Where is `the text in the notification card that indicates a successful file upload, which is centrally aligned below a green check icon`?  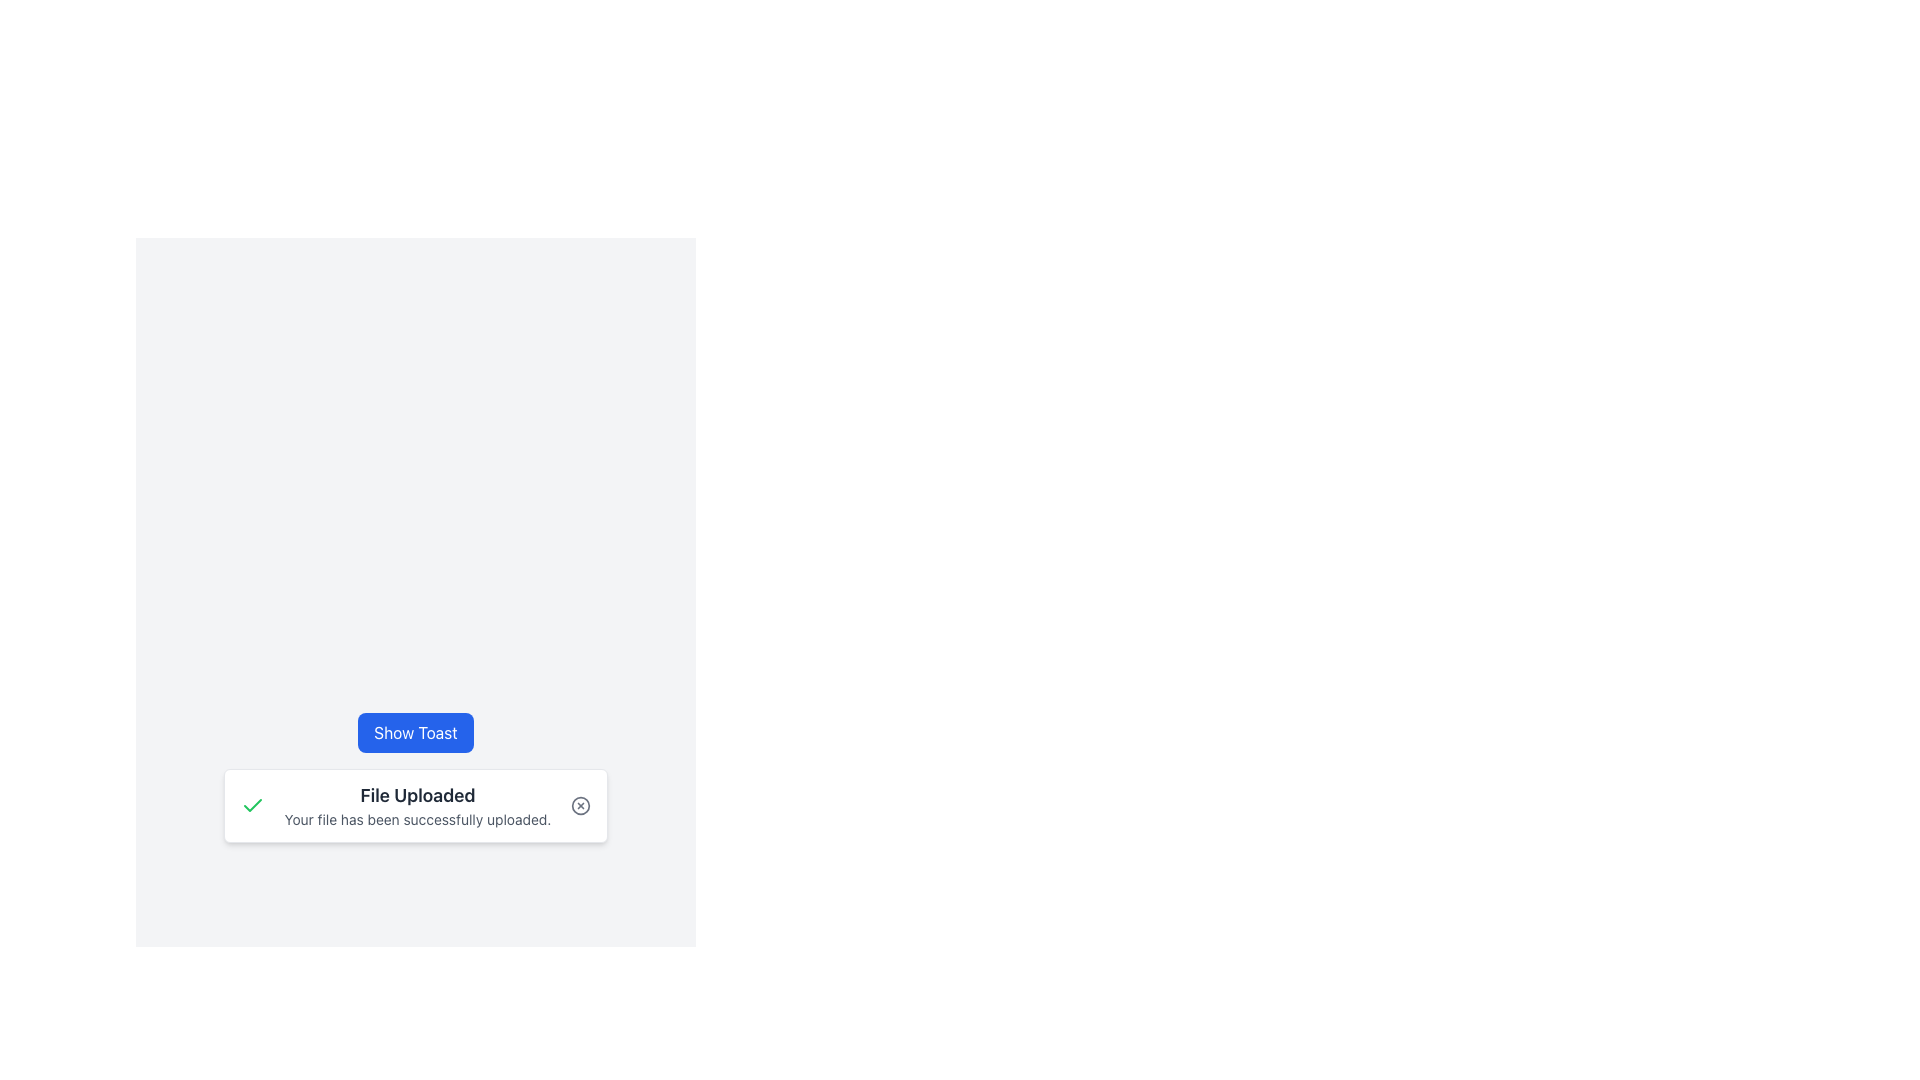 the text in the notification card that indicates a successful file upload, which is centrally aligned below a green check icon is located at coordinates (416, 805).